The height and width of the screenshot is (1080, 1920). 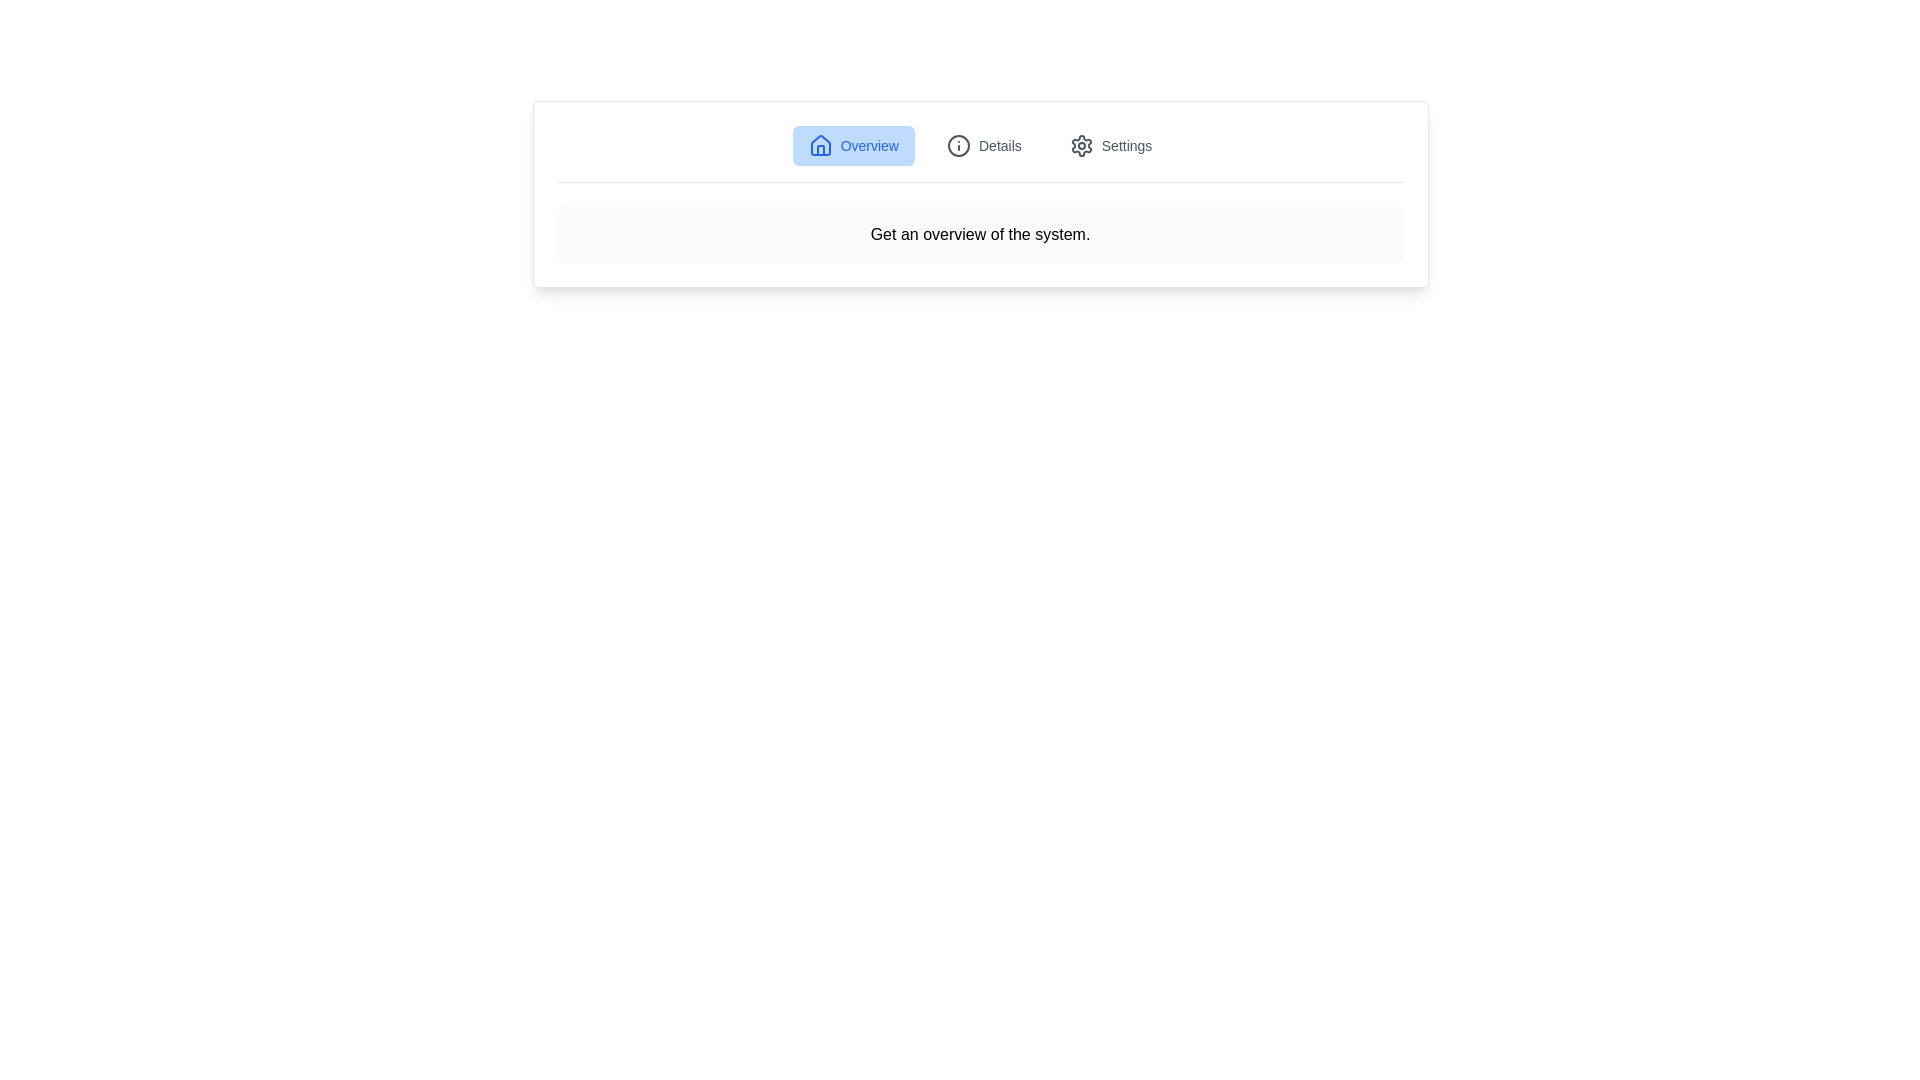 I want to click on the first button in the top-center navigation bar to trigger its hover state, which leads to the 'Overview' section of the application, so click(x=853, y=145).